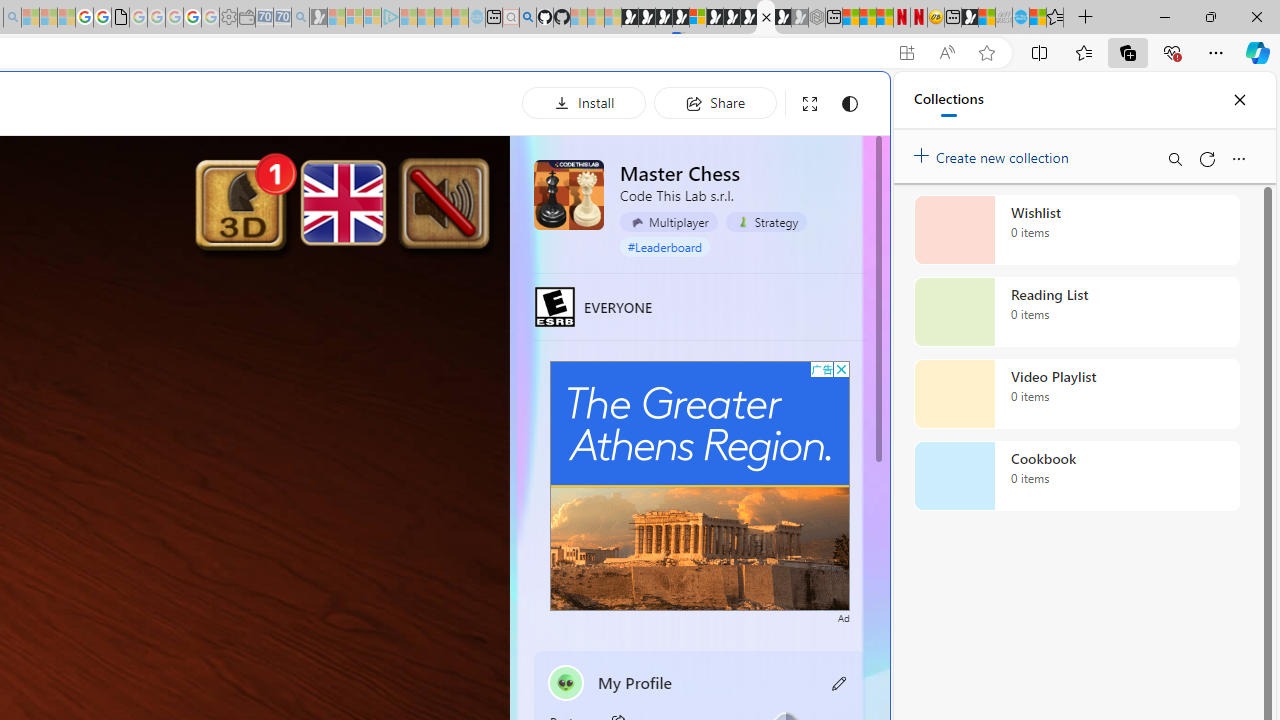 The width and height of the screenshot is (1280, 720). Describe the element at coordinates (905, 52) in the screenshot. I see `'App available. Install Master Chess'` at that location.